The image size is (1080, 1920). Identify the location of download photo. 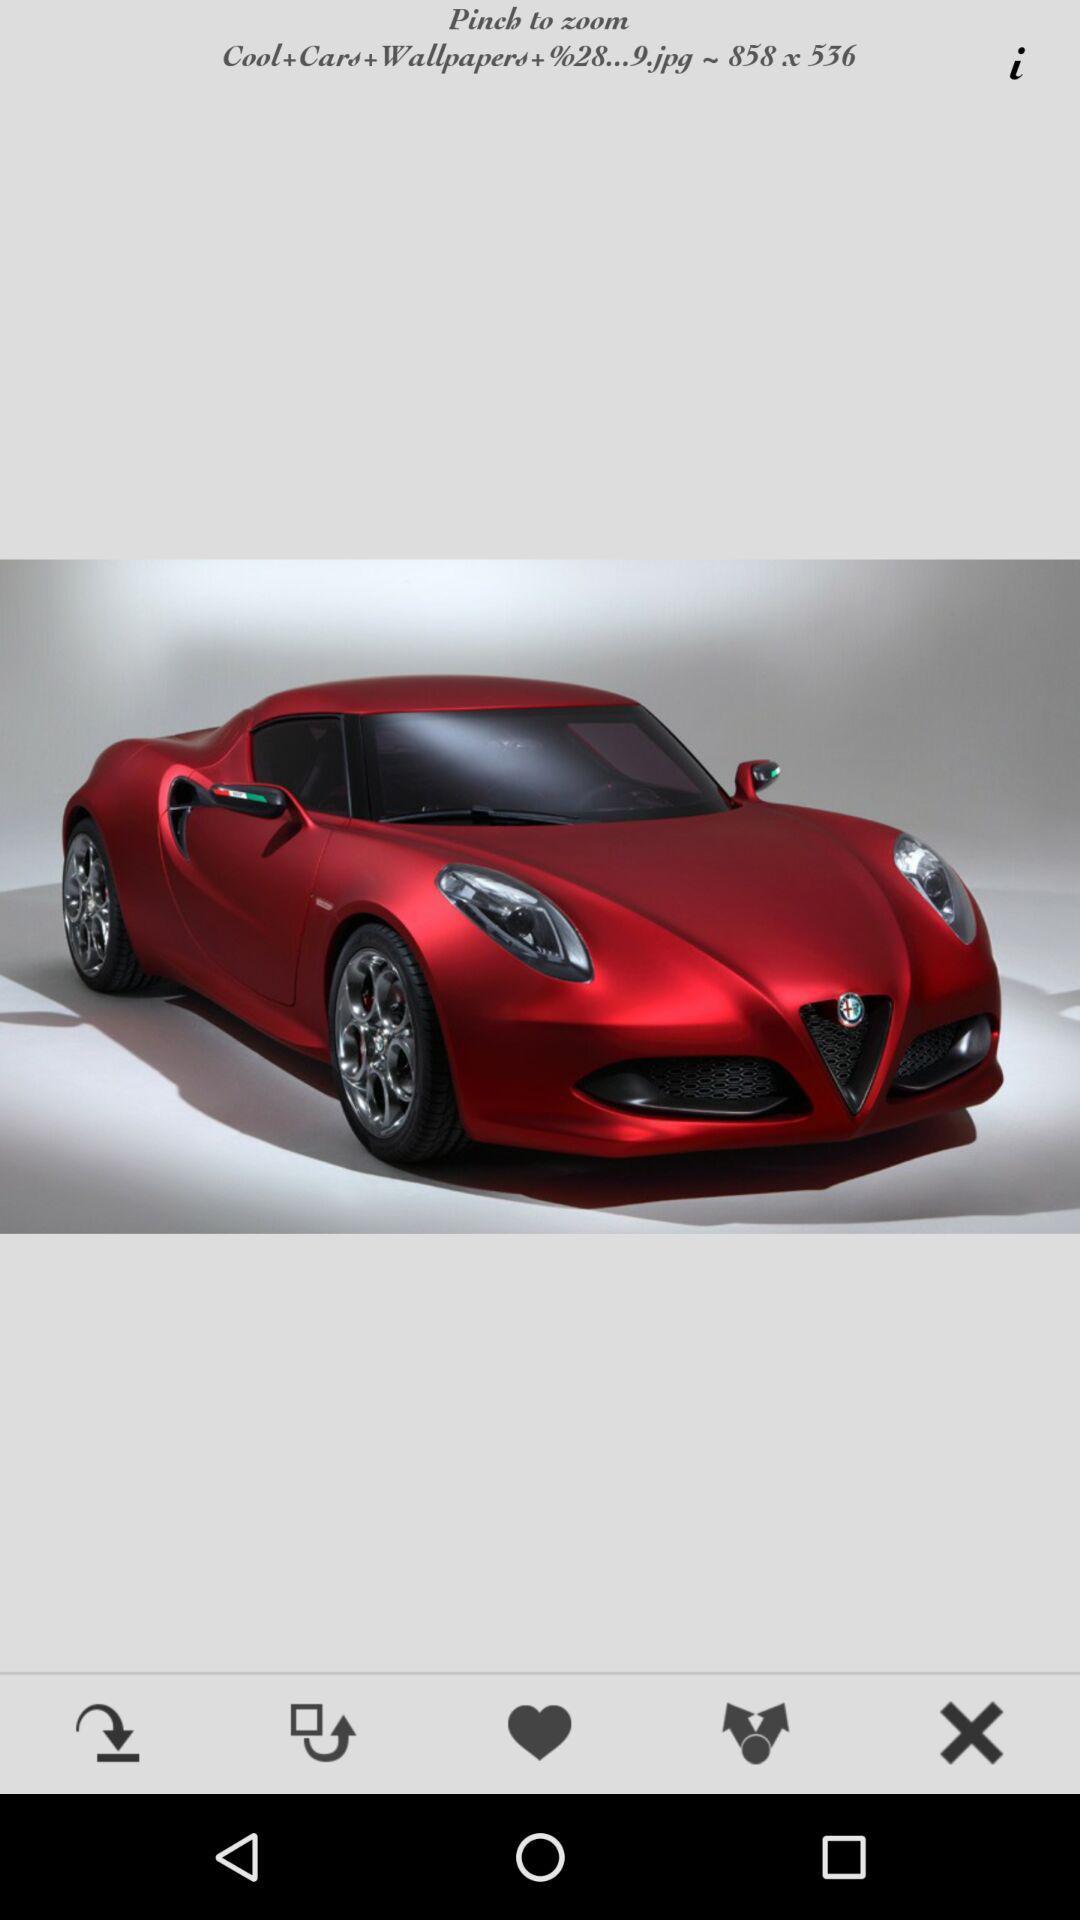
(108, 1734).